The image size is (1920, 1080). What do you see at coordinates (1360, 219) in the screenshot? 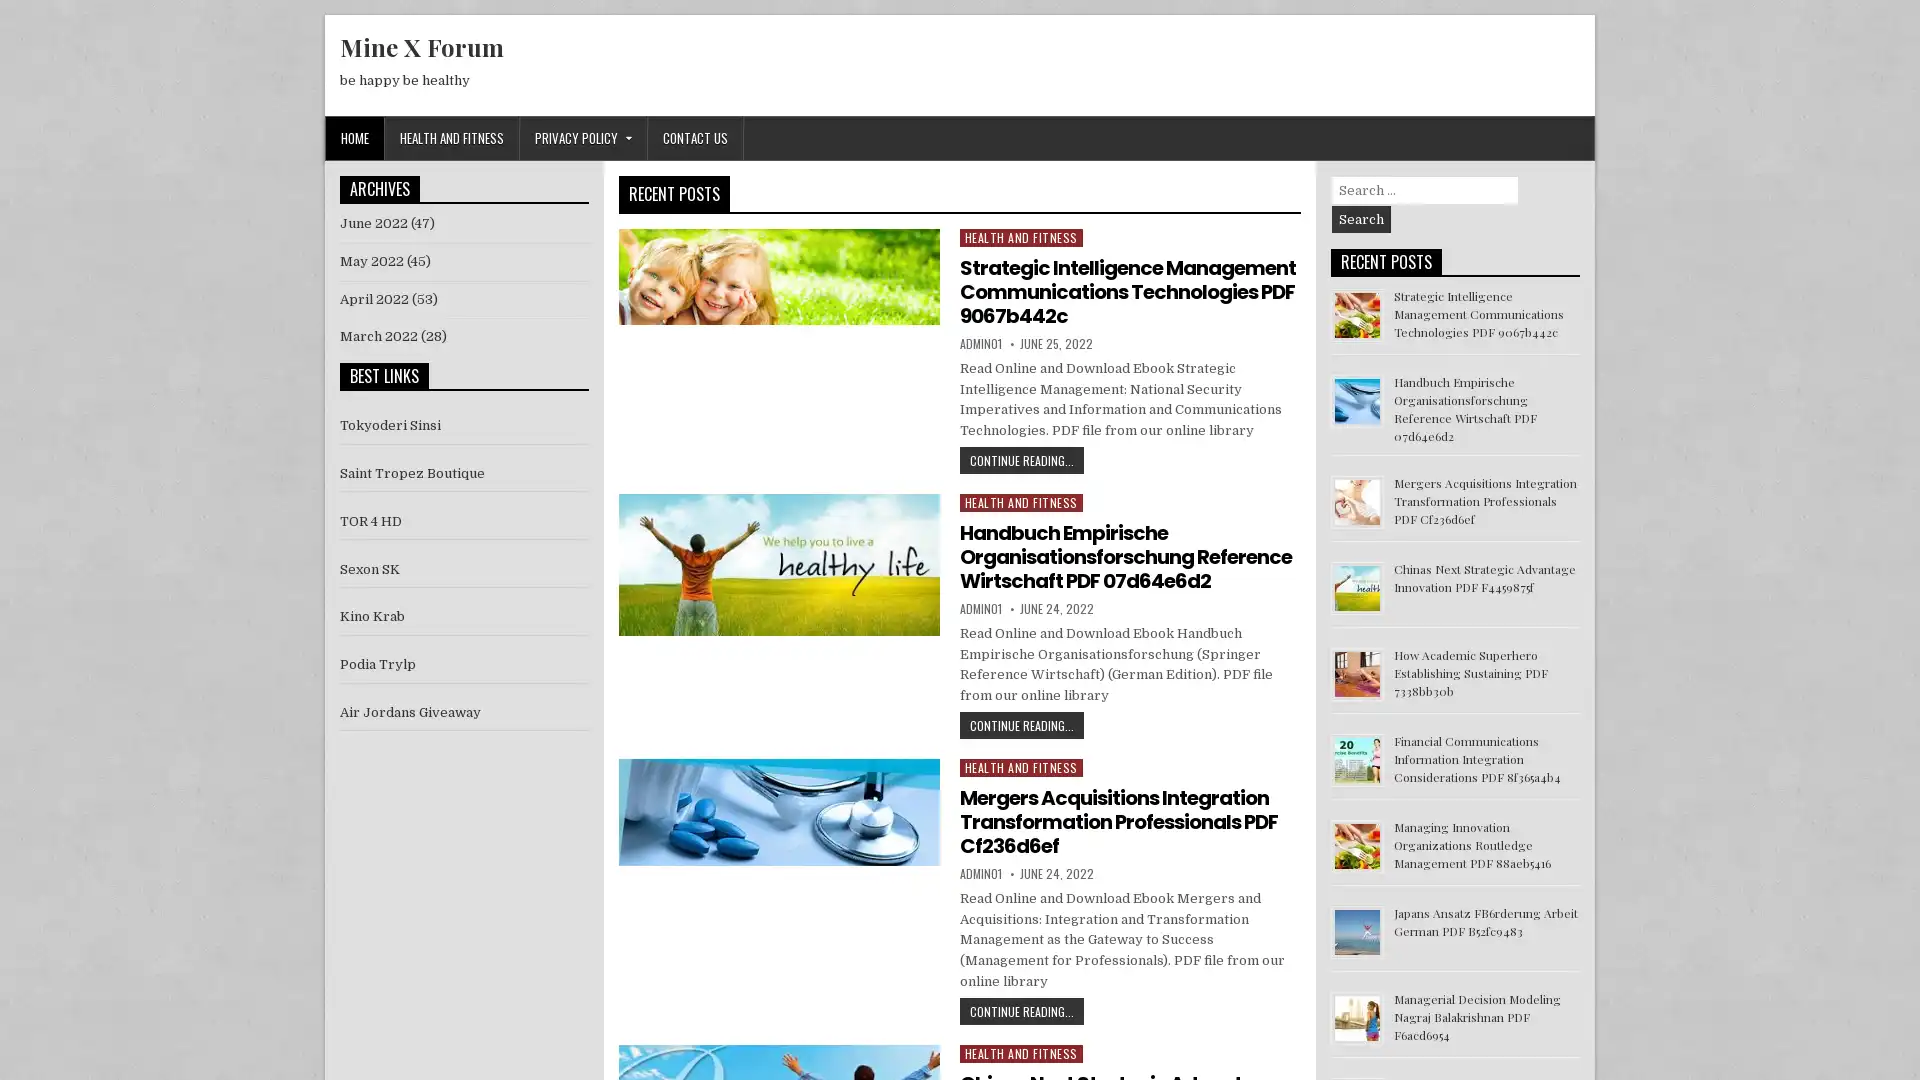
I see `Search` at bounding box center [1360, 219].